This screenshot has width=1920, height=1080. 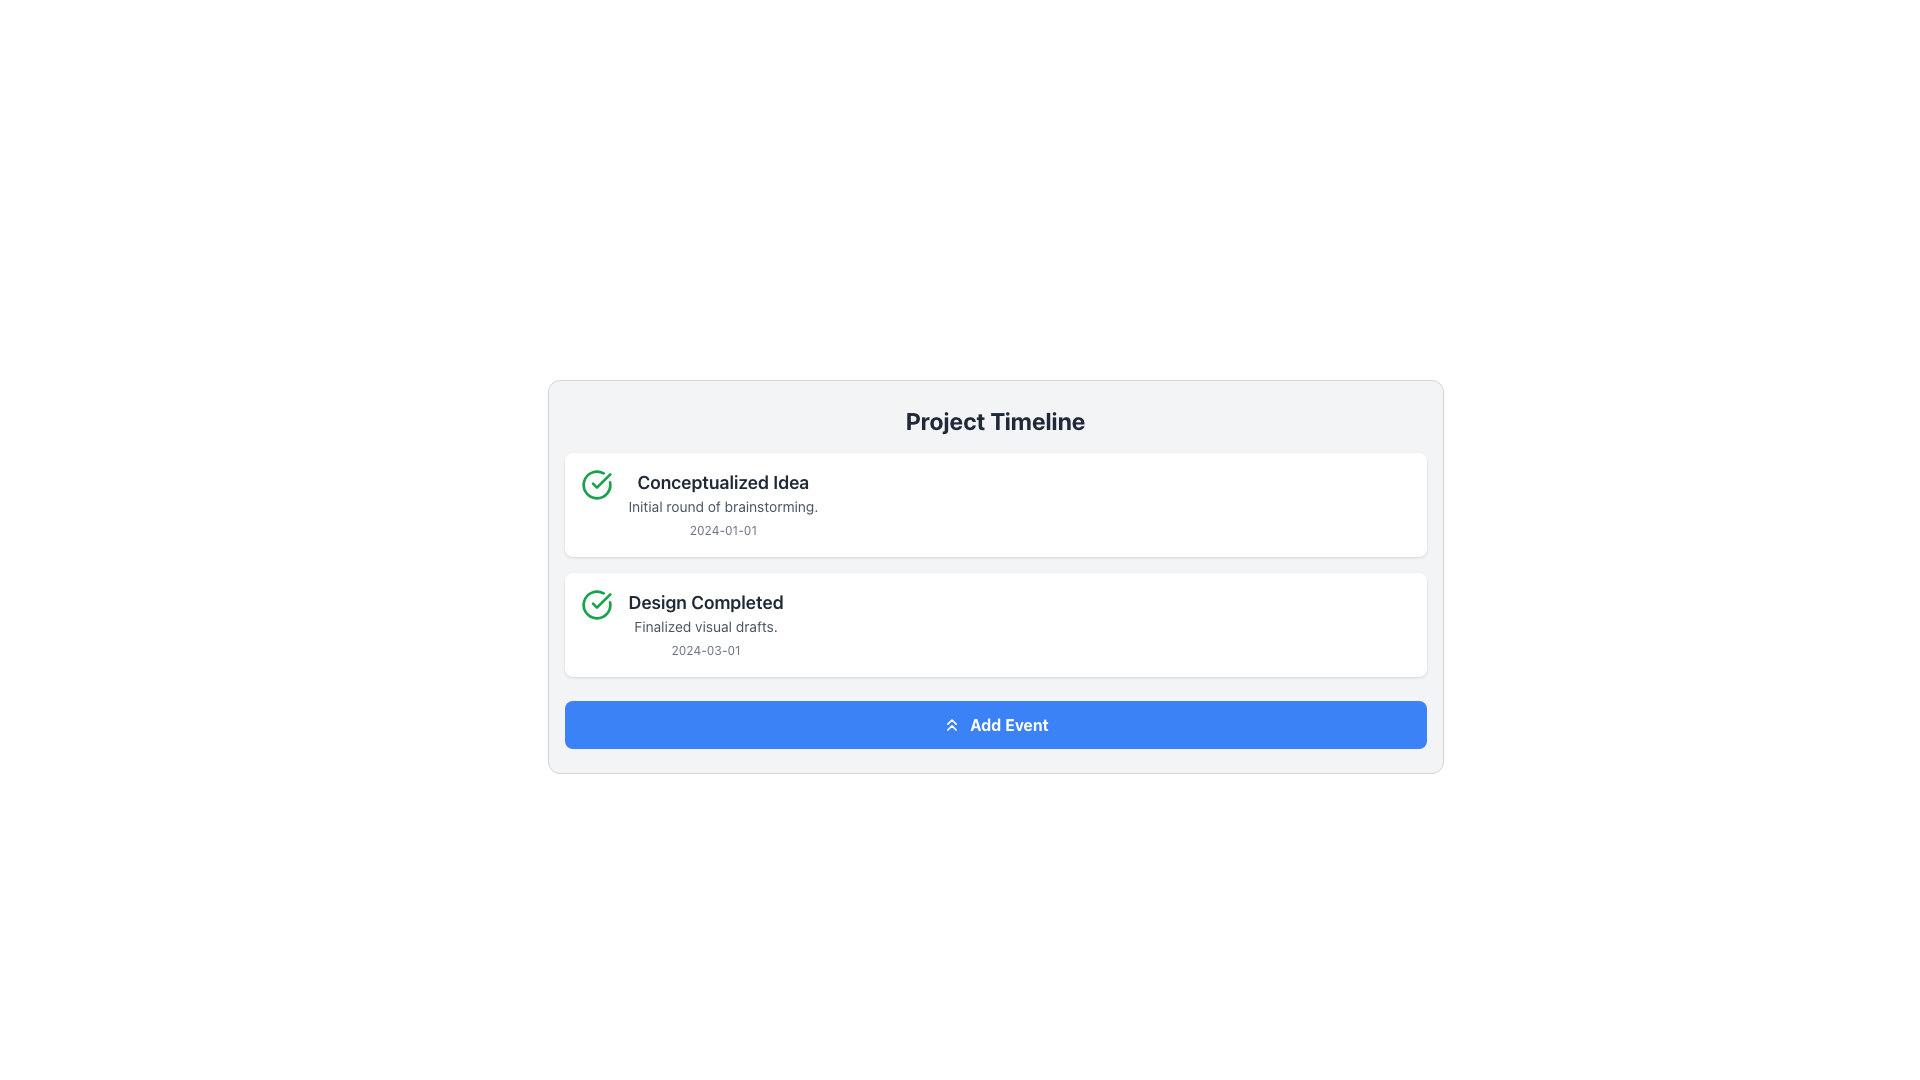 I want to click on the button to add a new event to the timeline, located below the 'Design Completed' entry in the 'Project Timeline' section, so click(x=995, y=725).